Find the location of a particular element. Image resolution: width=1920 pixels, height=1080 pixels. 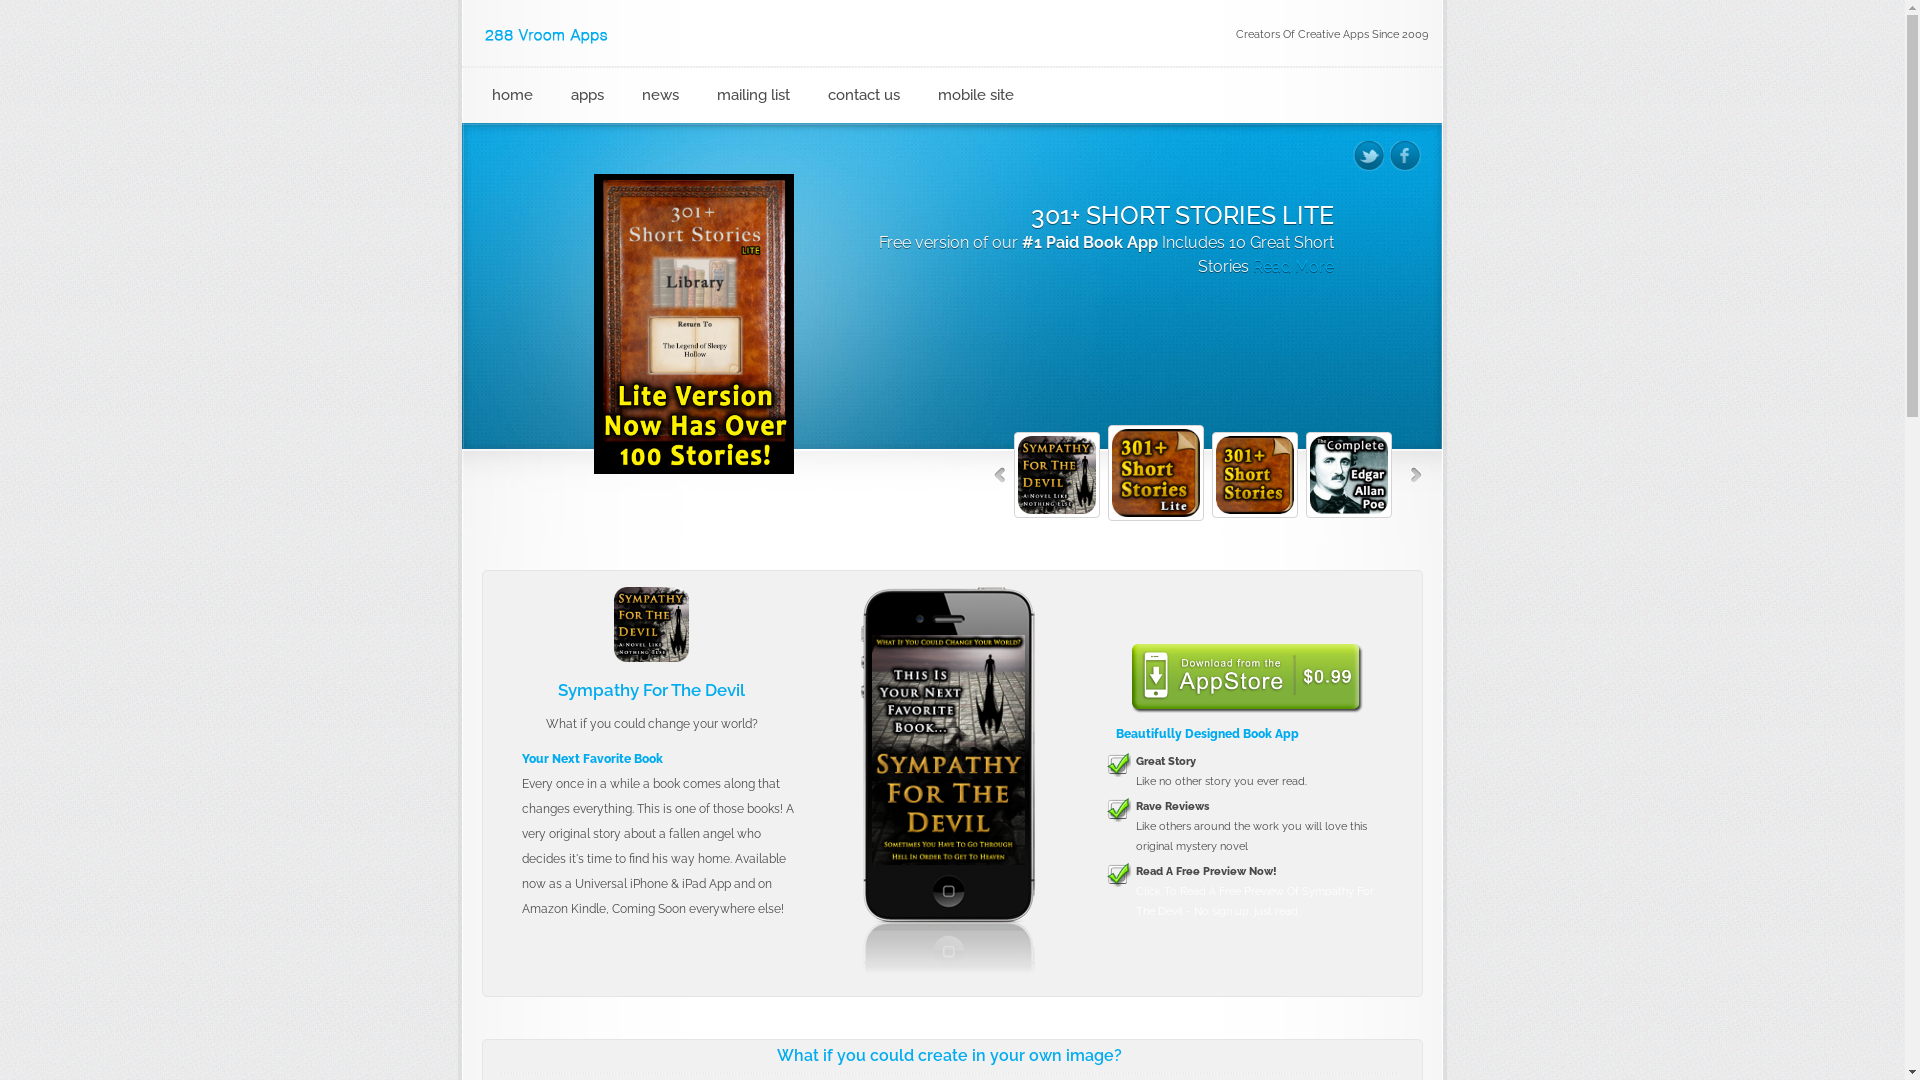

'facebook-ico' is located at coordinates (1389, 154).